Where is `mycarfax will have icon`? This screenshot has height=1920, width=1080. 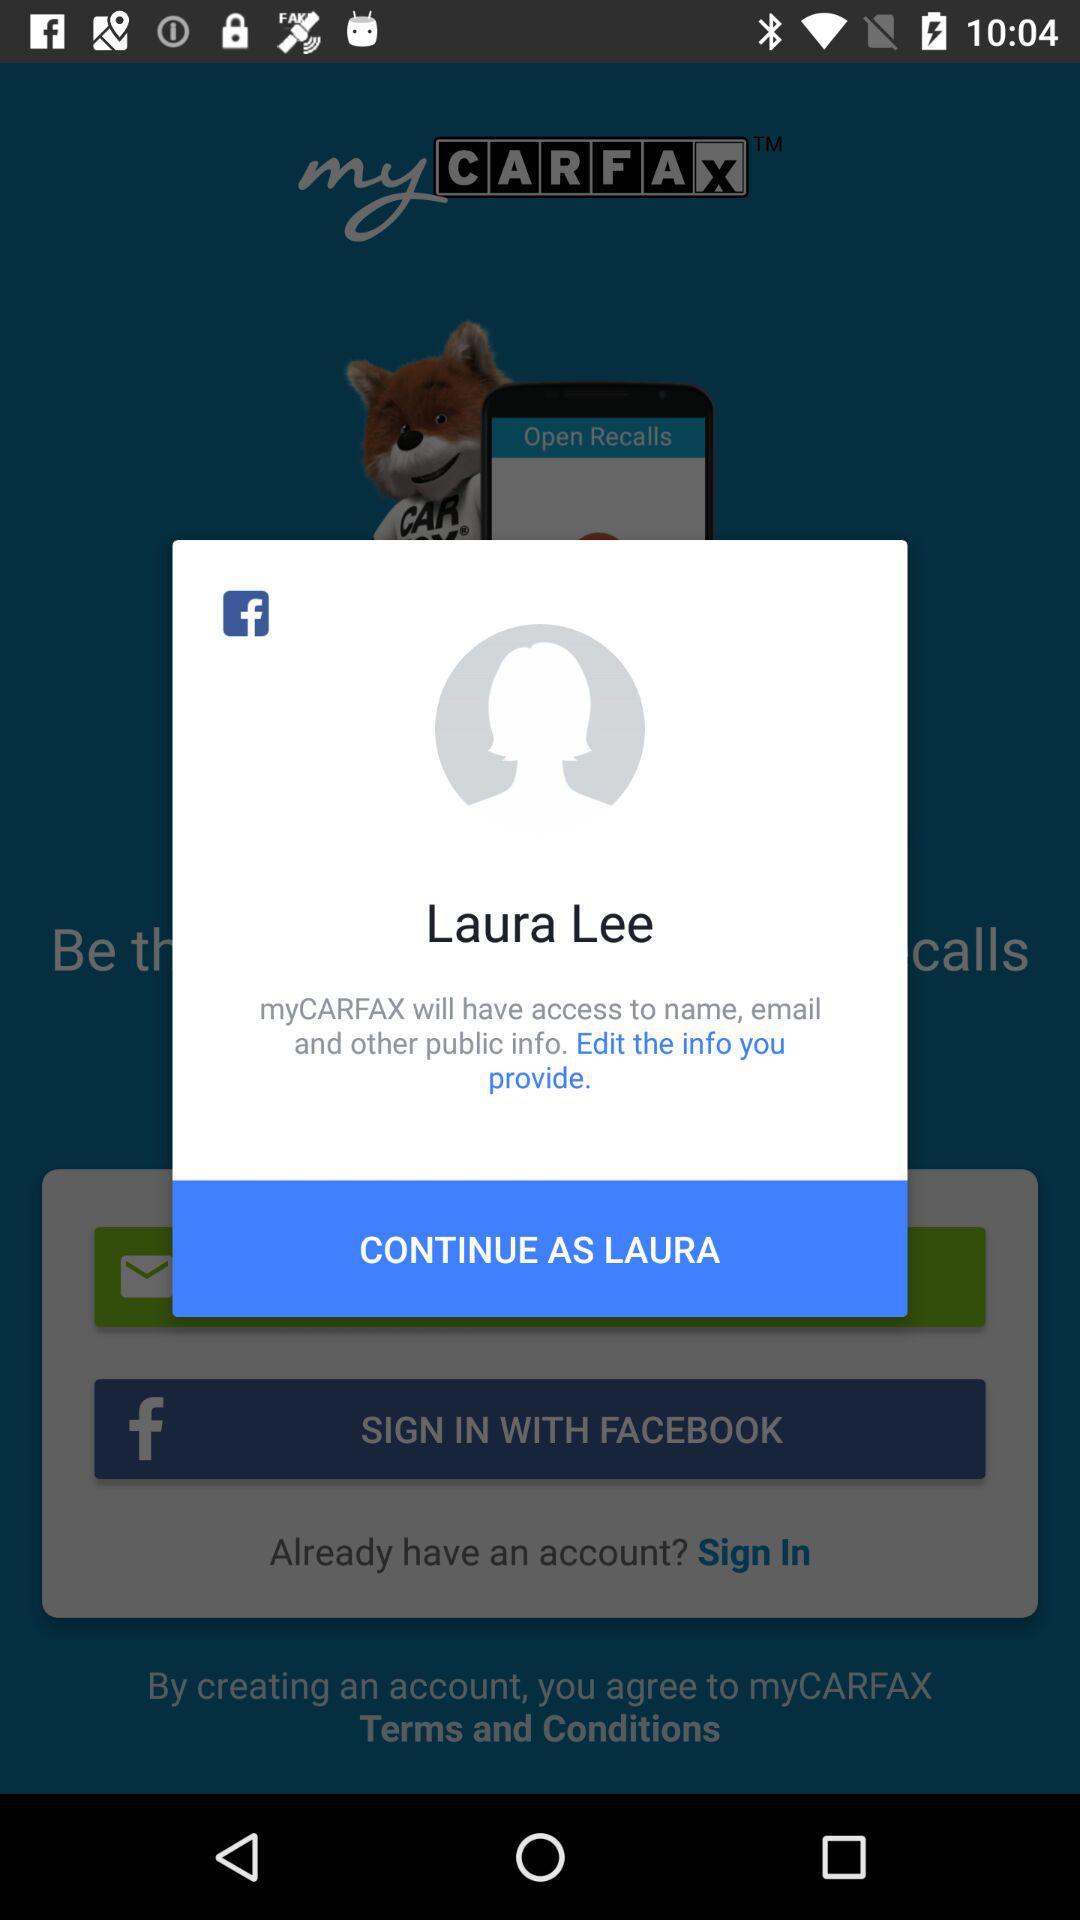 mycarfax will have icon is located at coordinates (540, 1041).